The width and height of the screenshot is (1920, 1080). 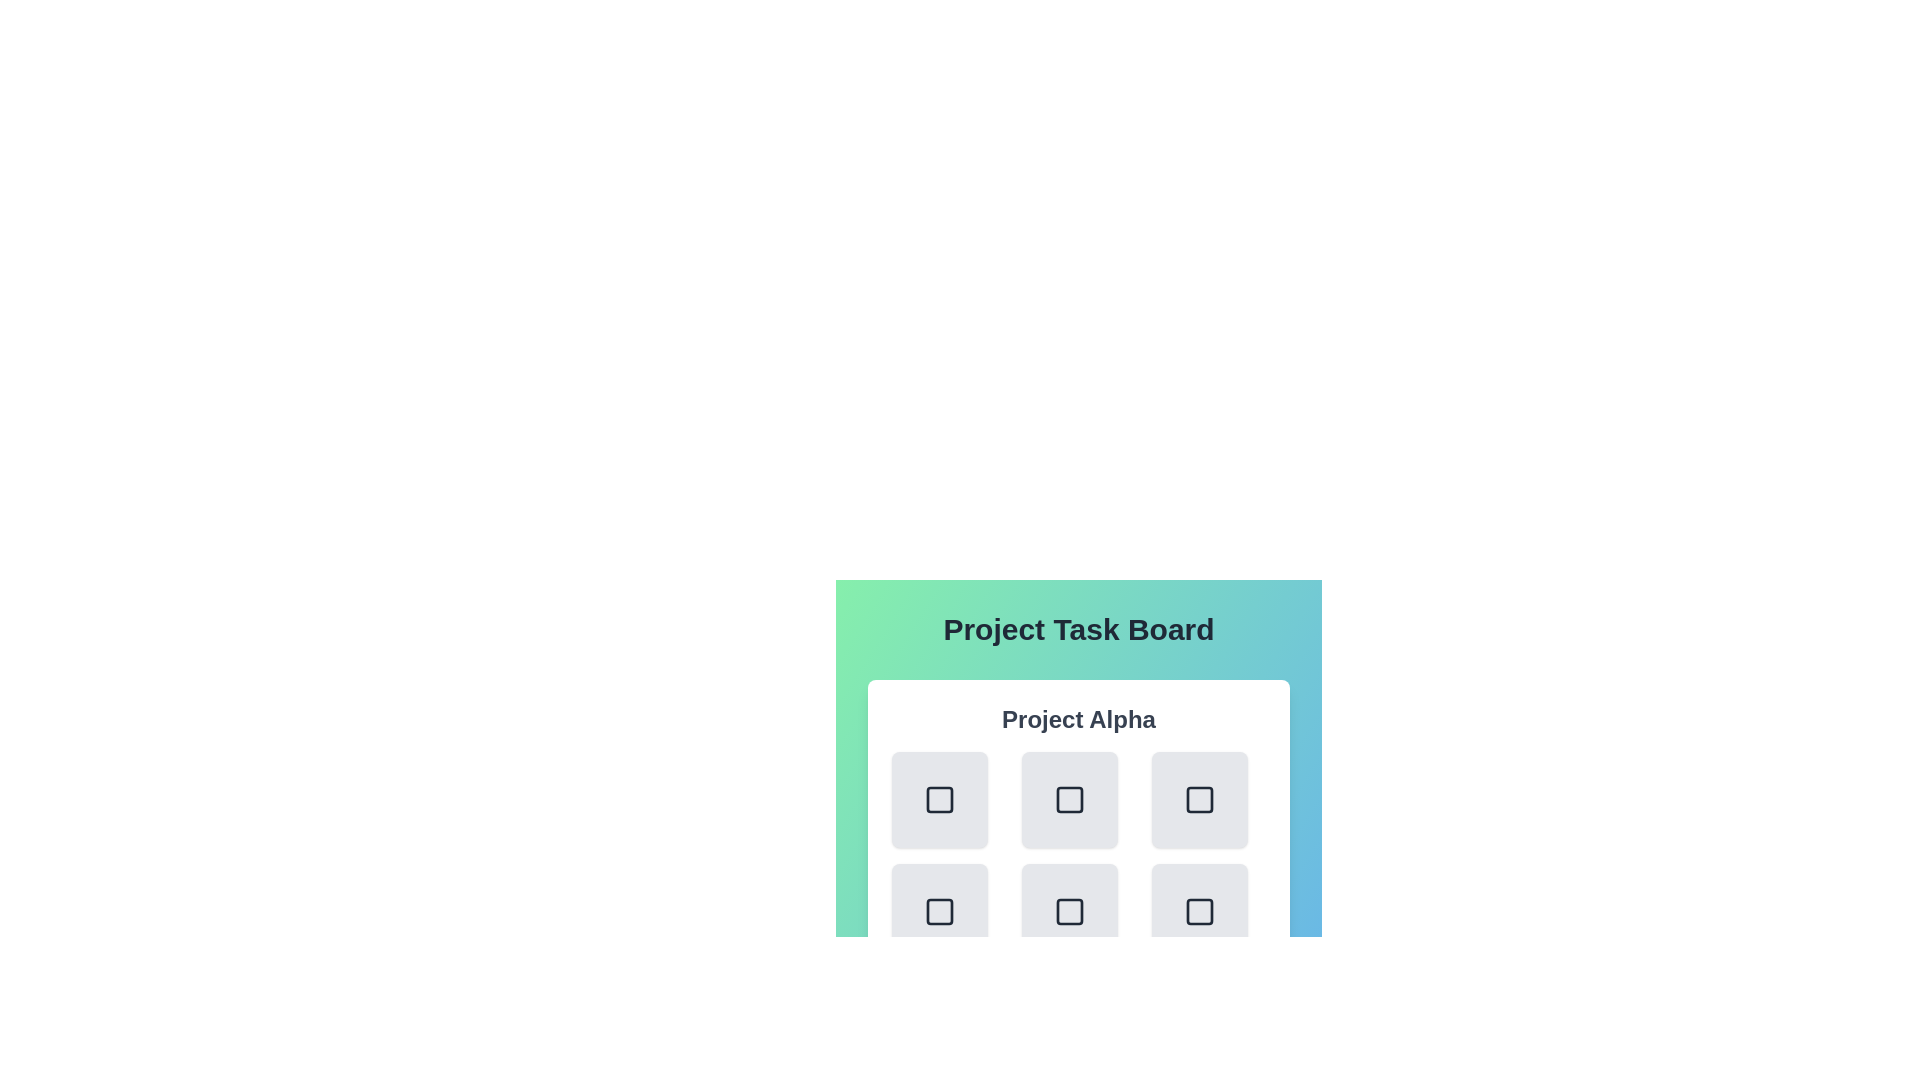 What do you see at coordinates (1069, 798) in the screenshot?
I see `the task button corresponding to task 1 in project Project Alpha` at bounding box center [1069, 798].